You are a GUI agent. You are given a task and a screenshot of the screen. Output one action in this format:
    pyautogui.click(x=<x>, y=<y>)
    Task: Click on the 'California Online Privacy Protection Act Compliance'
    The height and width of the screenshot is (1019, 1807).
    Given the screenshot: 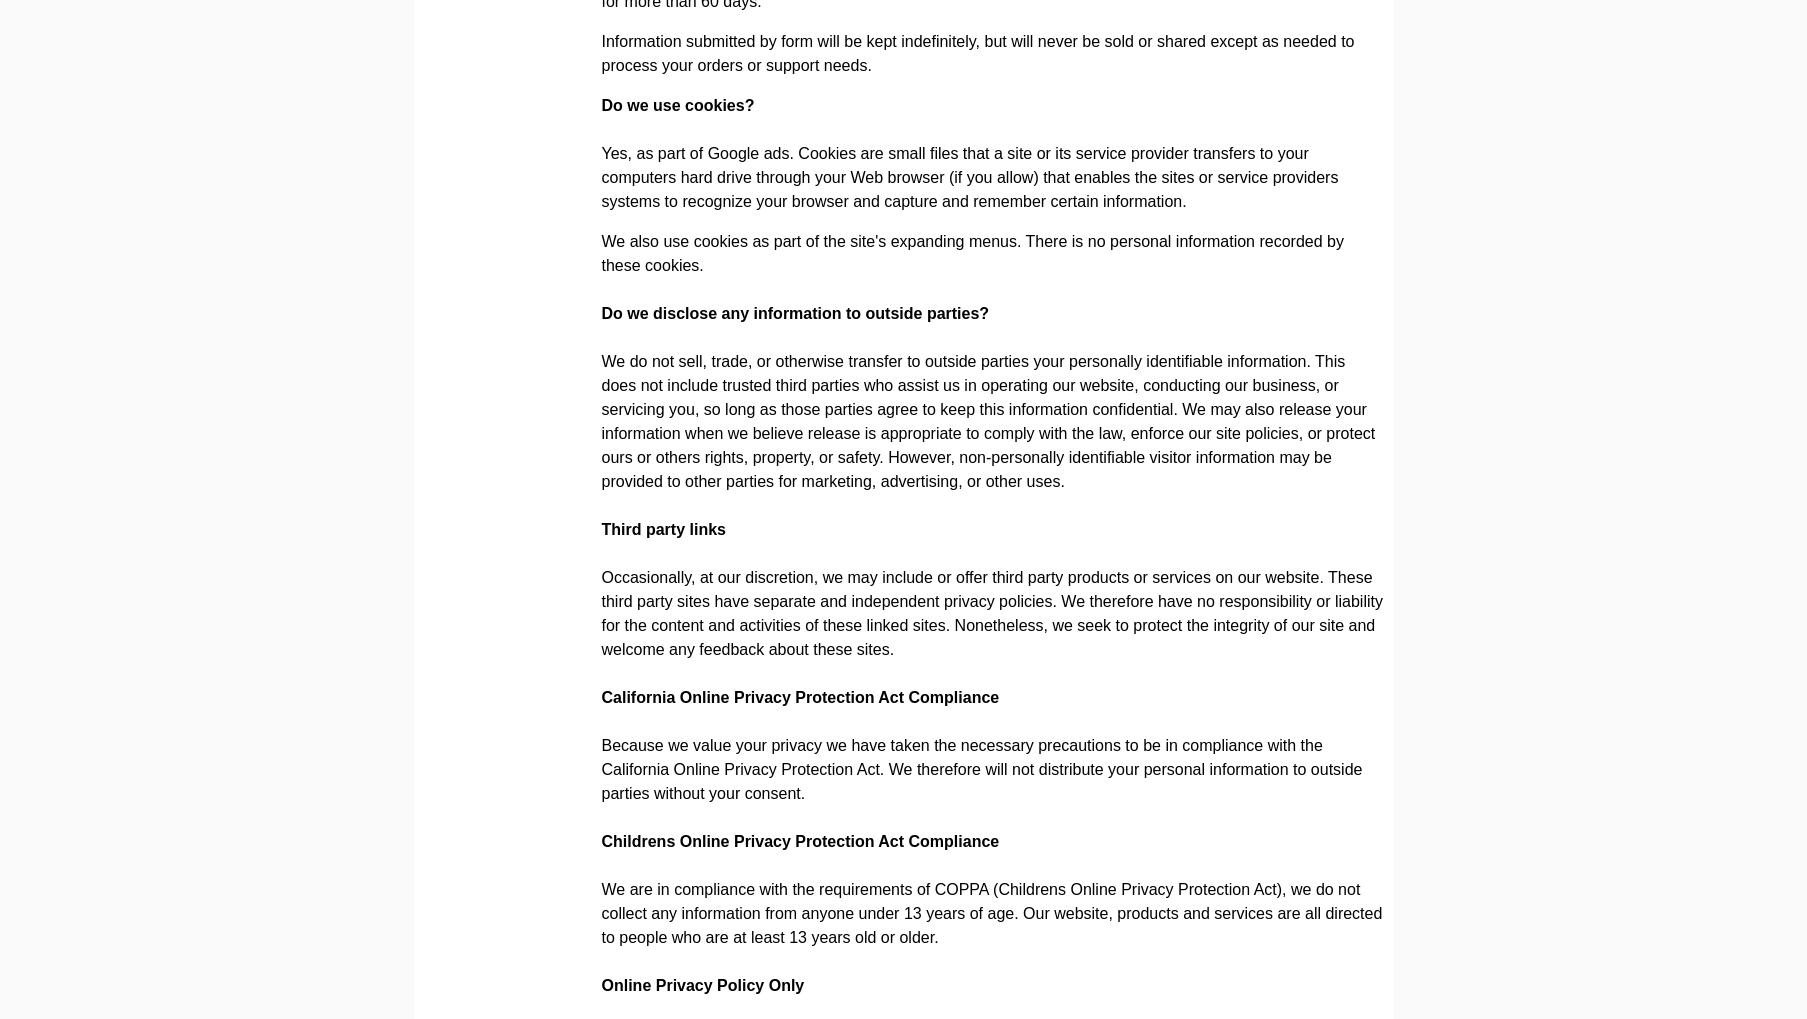 What is the action you would take?
    pyautogui.click(x=798, y=697)
    